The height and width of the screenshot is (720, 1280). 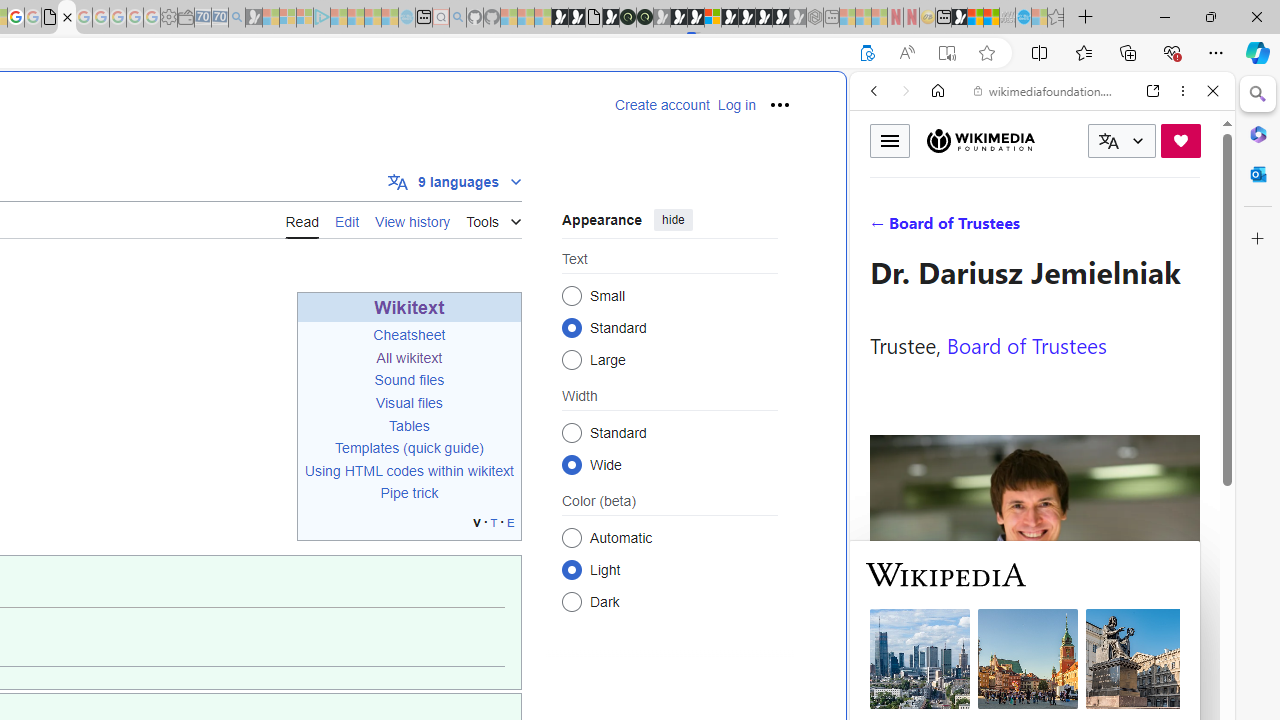 I want to click on 't', so click(x=494, y=521).